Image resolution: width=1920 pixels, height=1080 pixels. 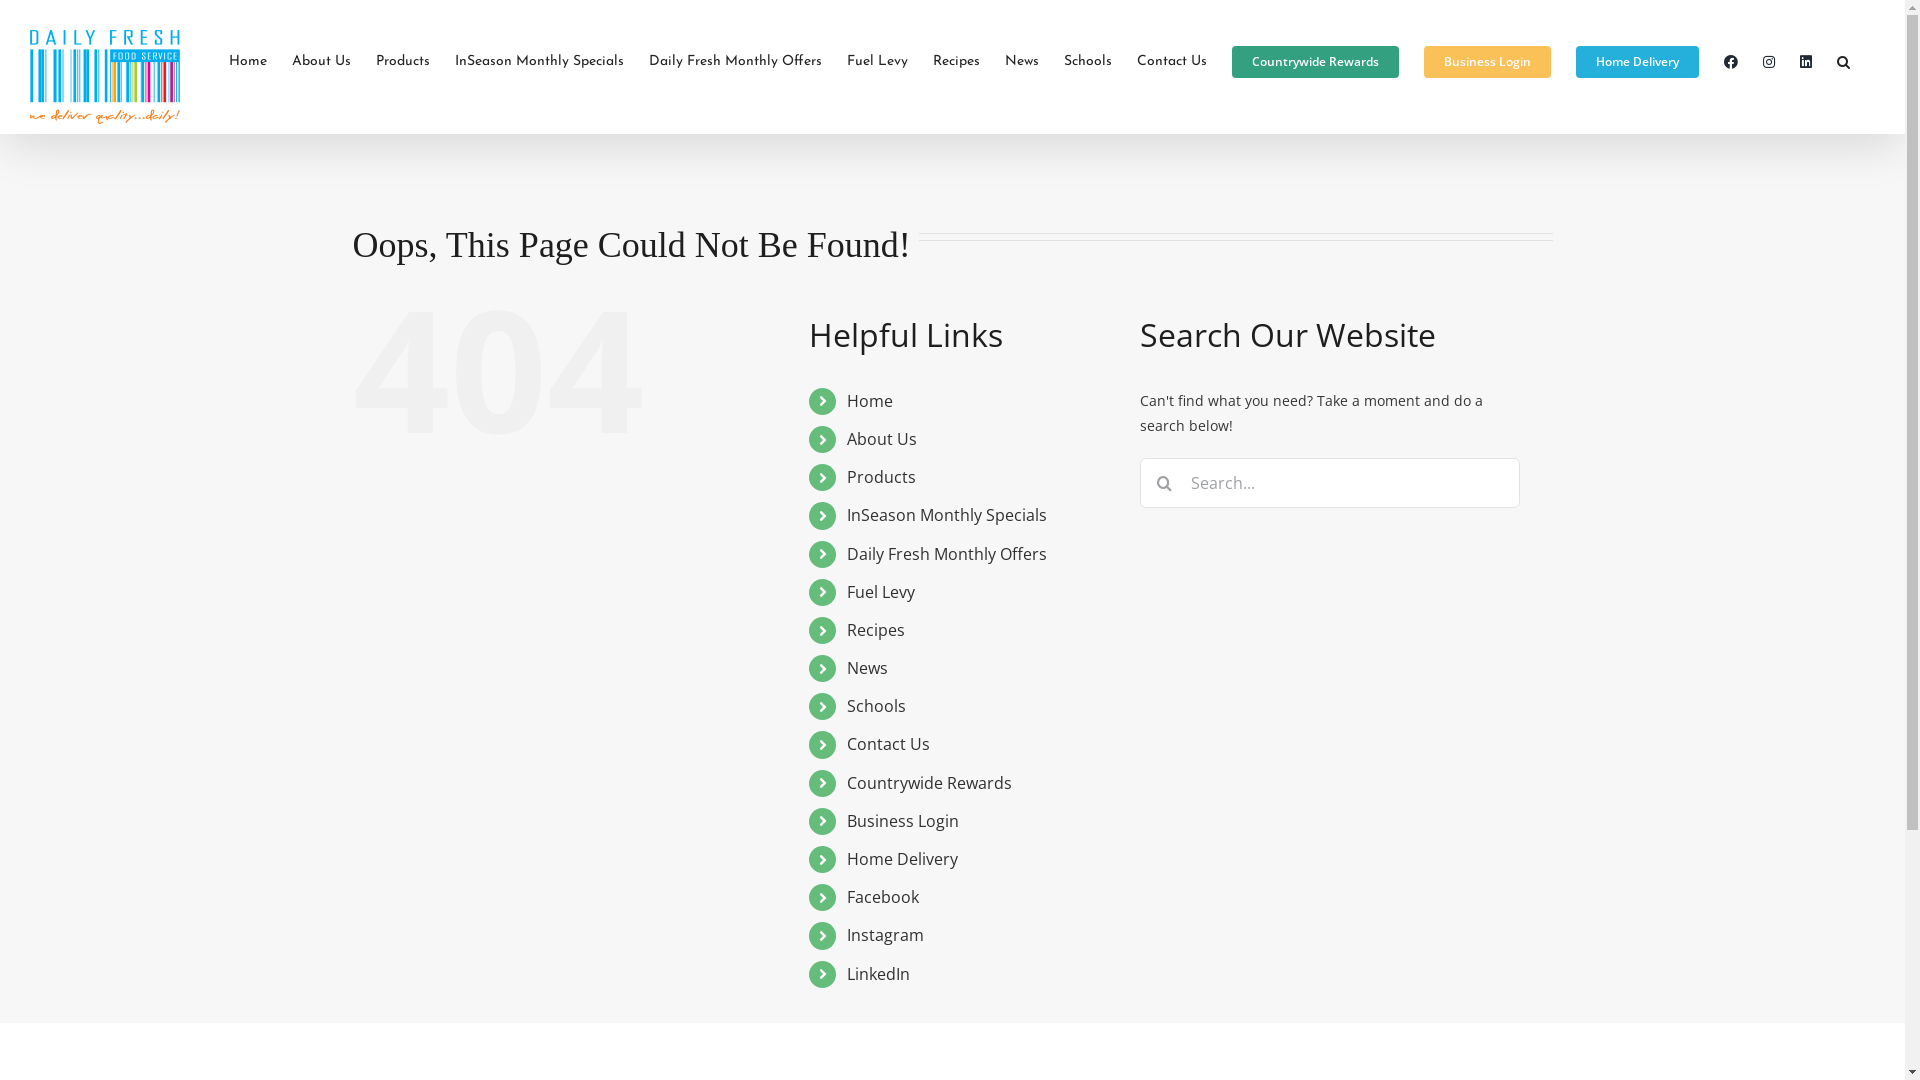 What do you see at coordinates (1574, 60) in the screenshot?
I see `'Home Delivery'` at bounding box center [1574, 60].